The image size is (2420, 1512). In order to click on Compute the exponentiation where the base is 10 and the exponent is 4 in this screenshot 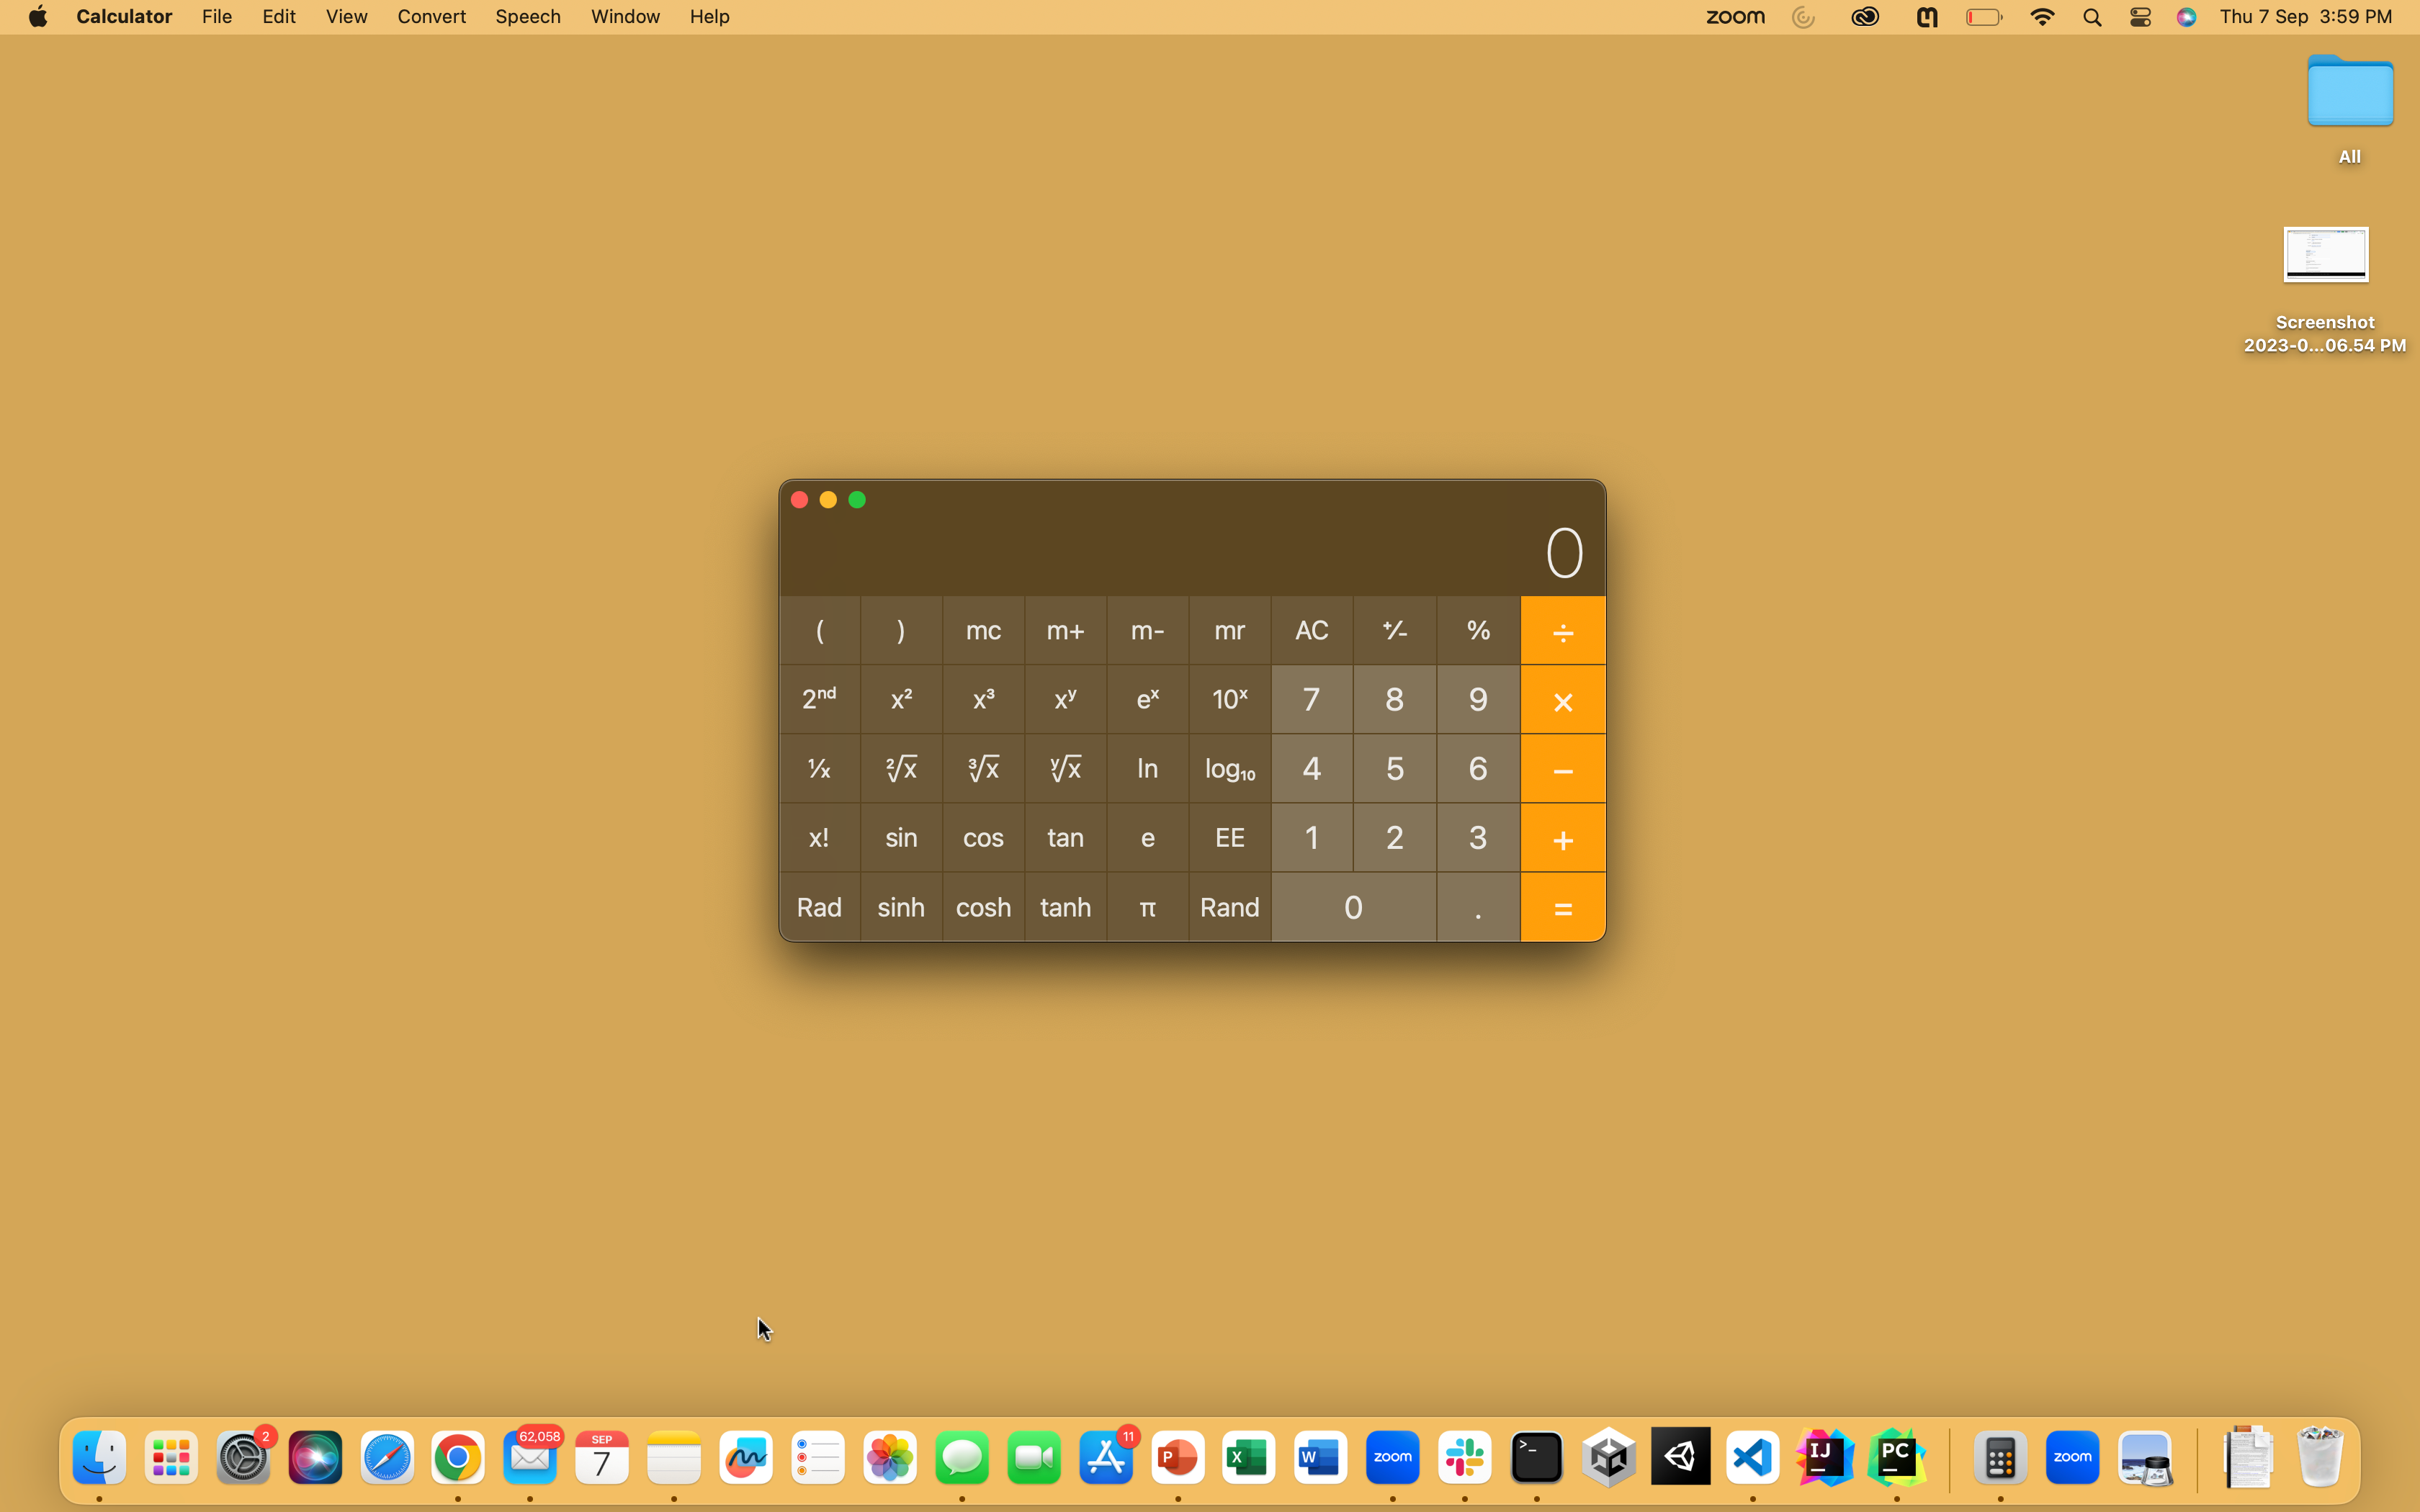, I will do `click(1309, 767)`.